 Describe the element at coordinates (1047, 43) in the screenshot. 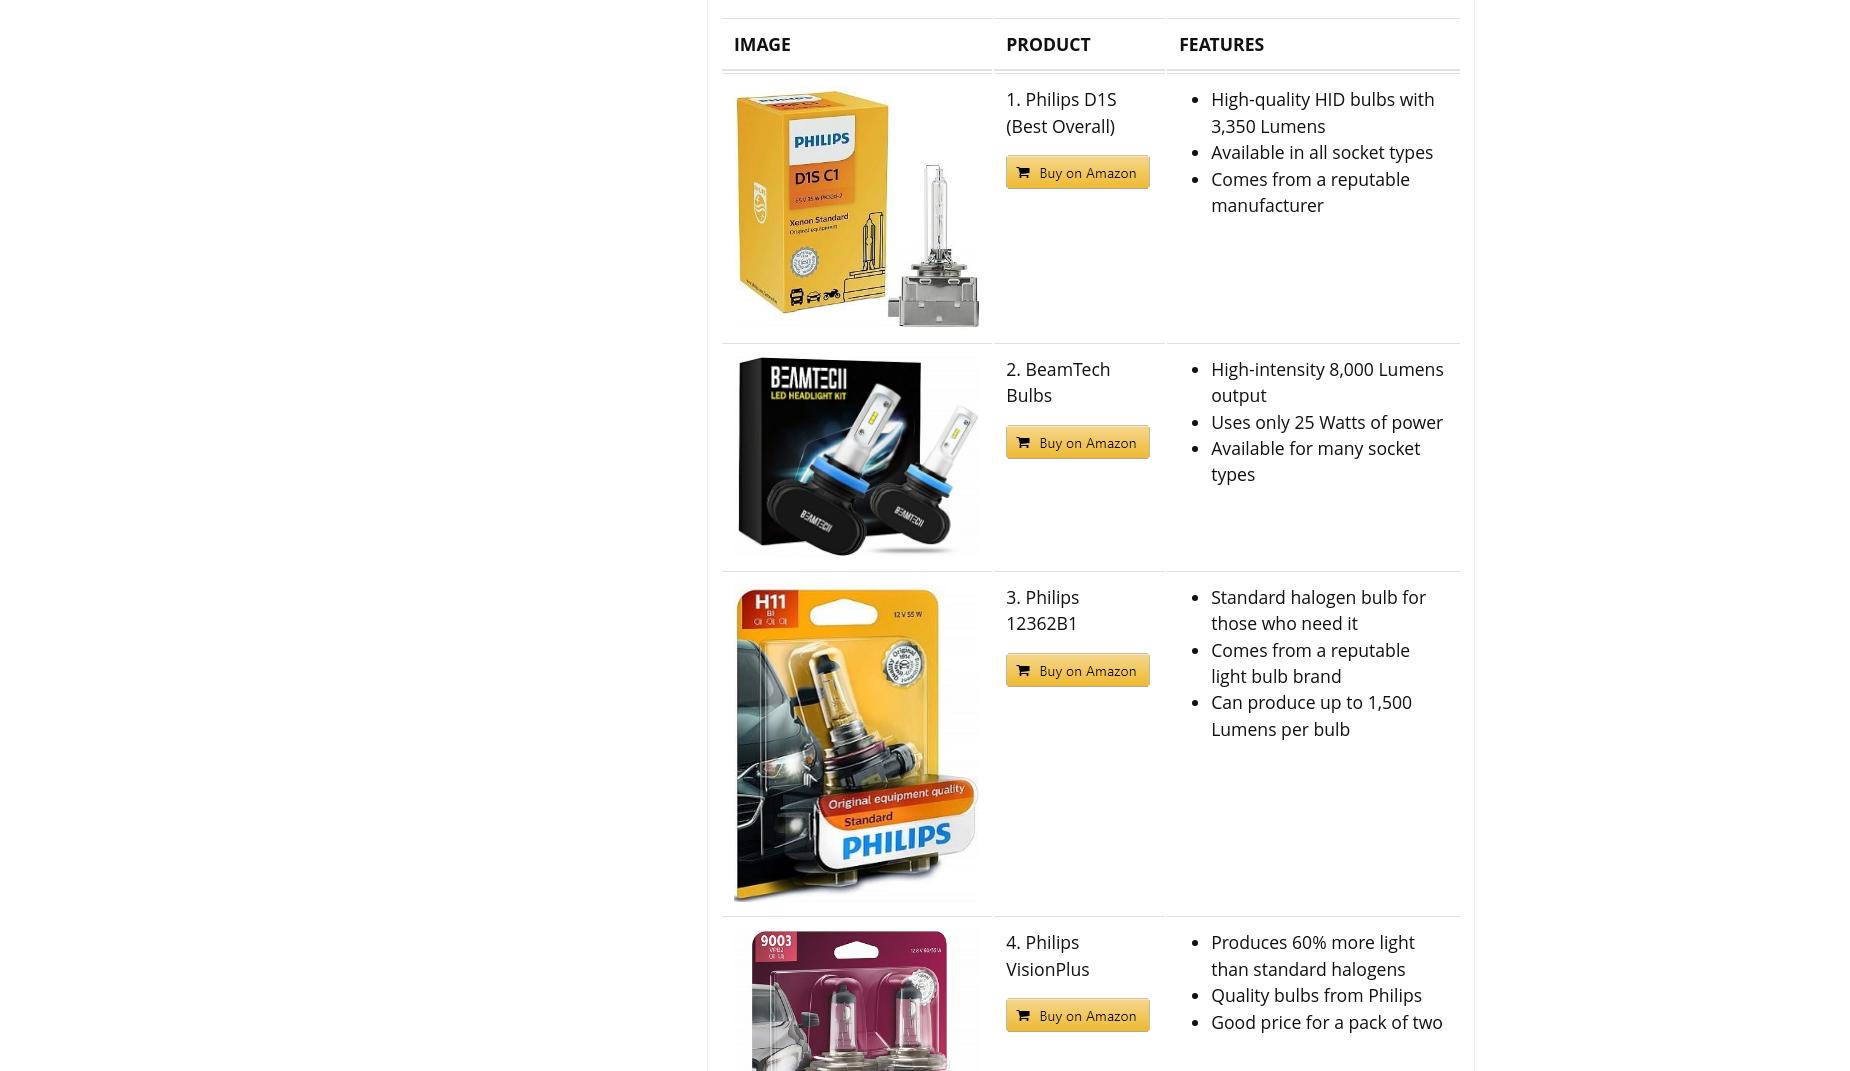

I see `'PRODUCT'` at that location.